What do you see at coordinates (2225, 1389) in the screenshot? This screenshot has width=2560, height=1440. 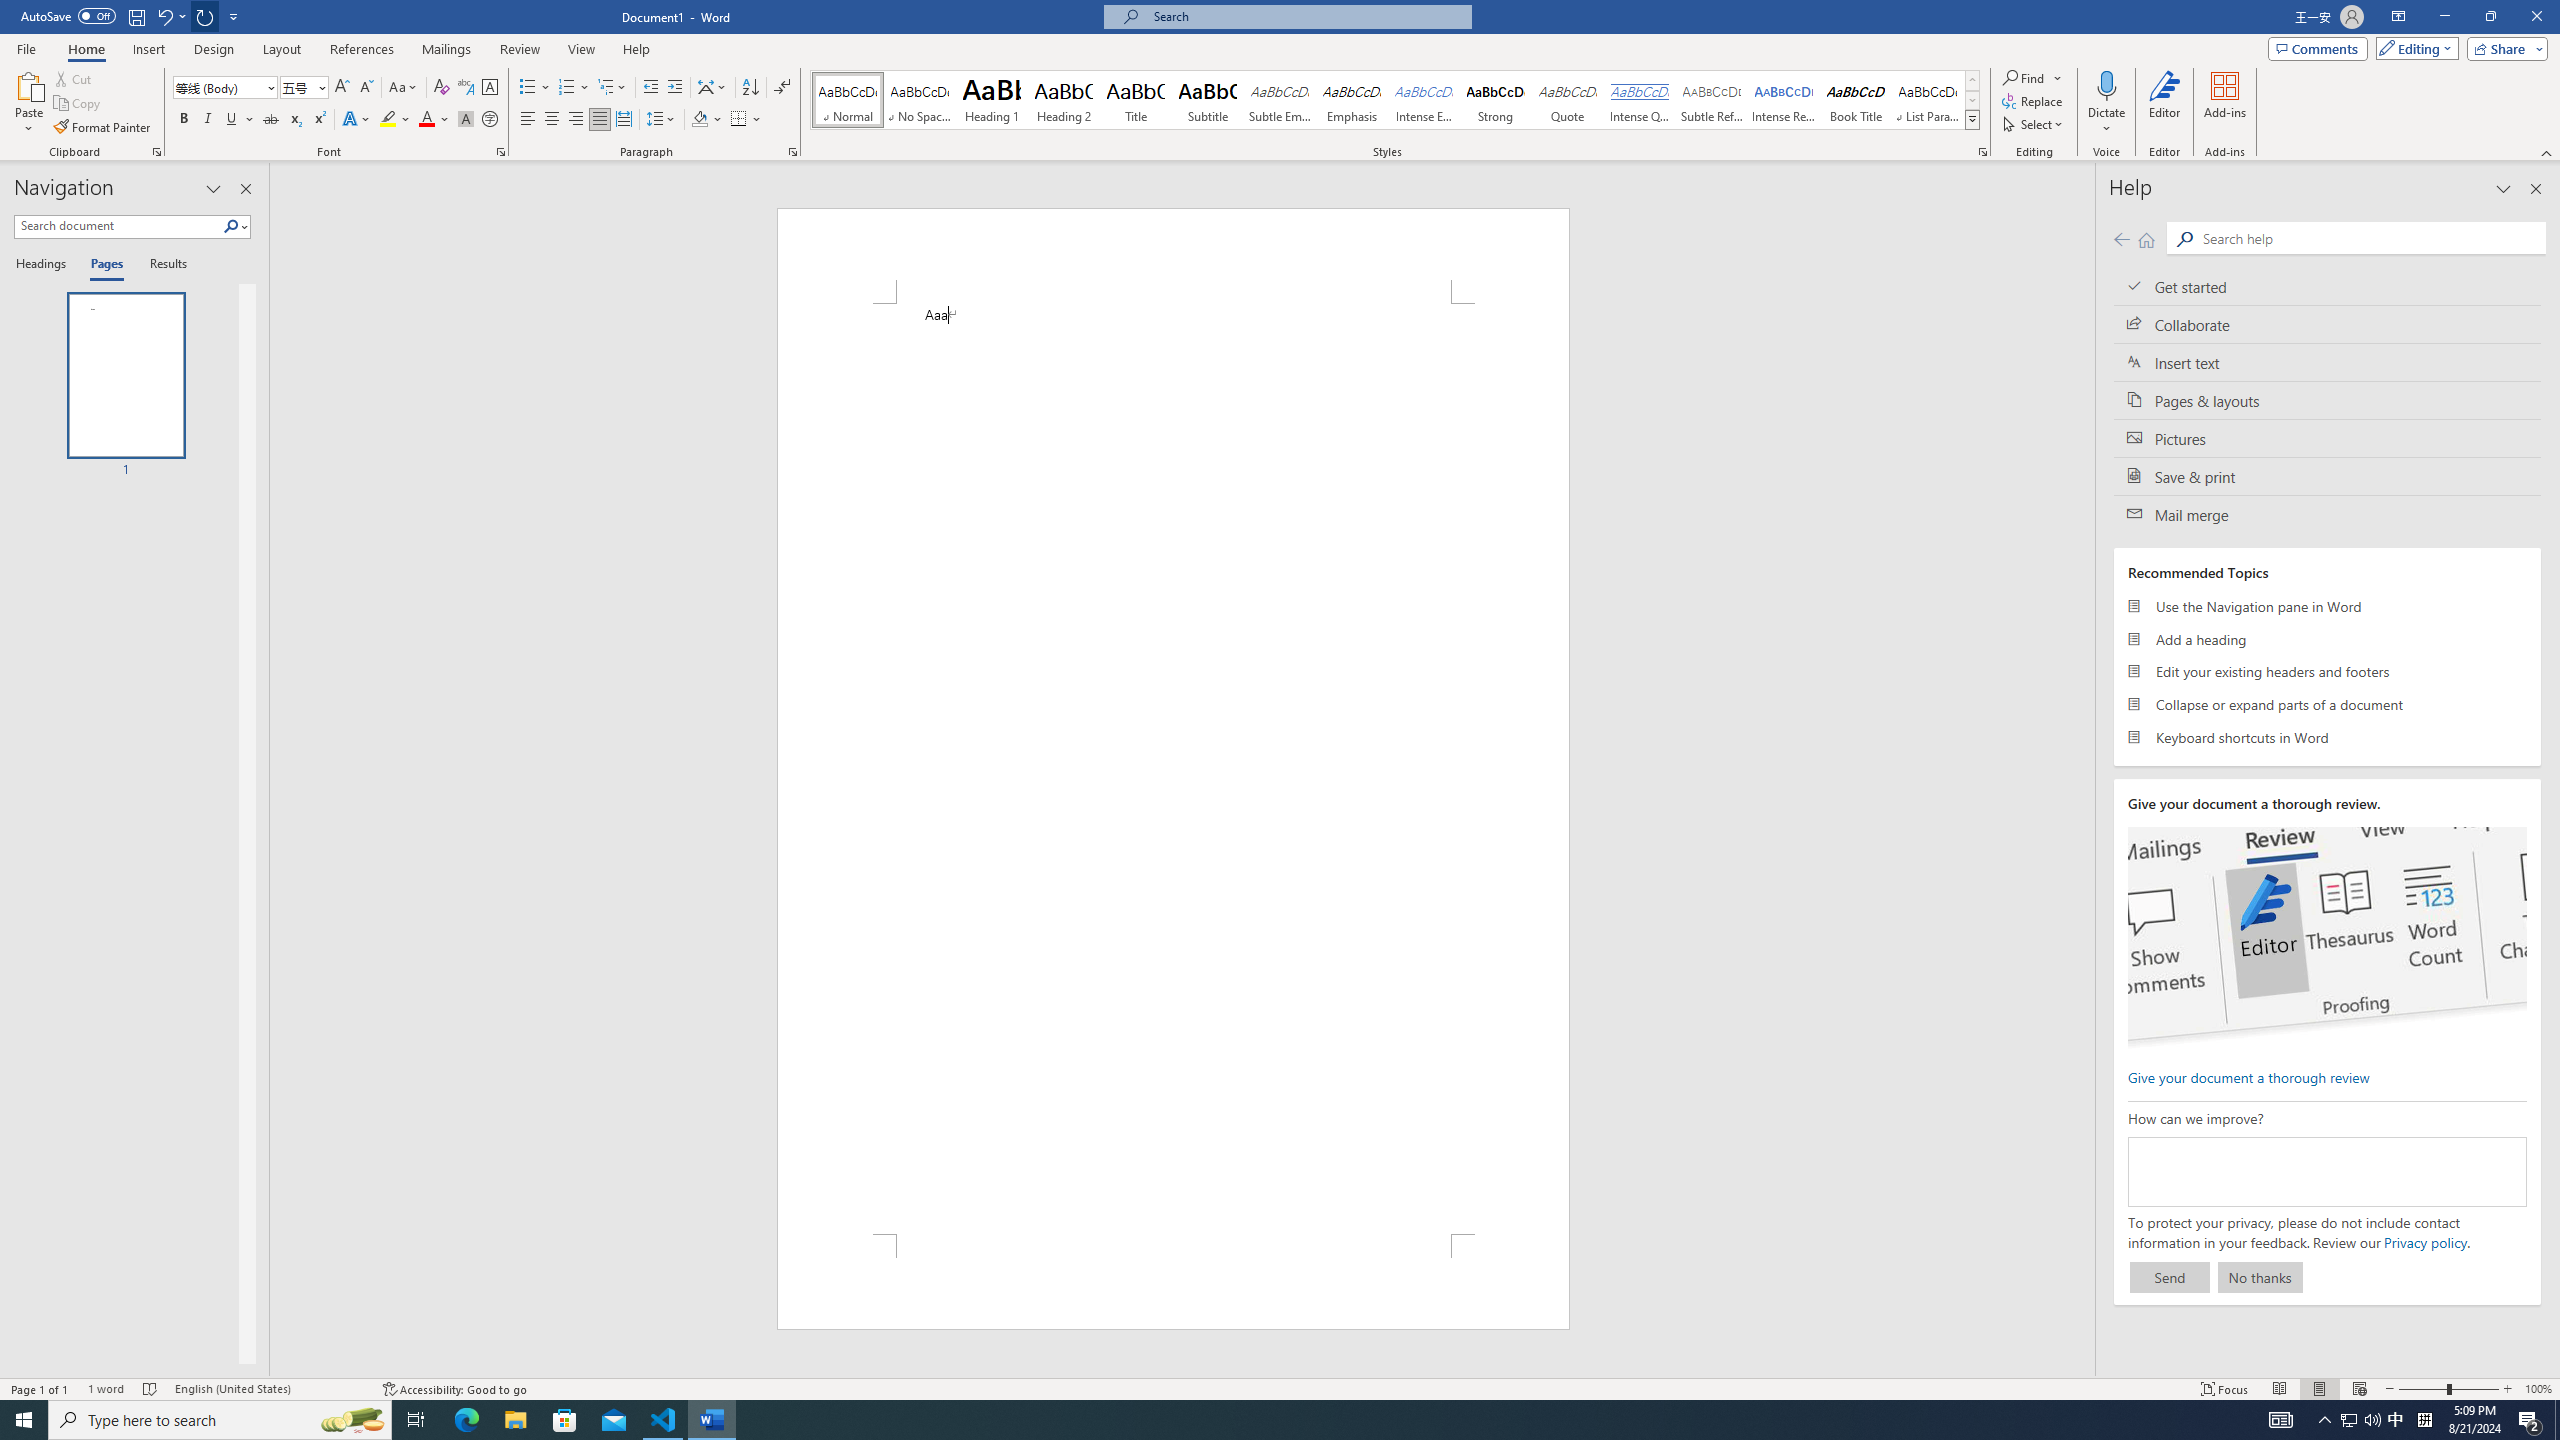 I see `'Focus '` at bounding box center [2225, 1389].